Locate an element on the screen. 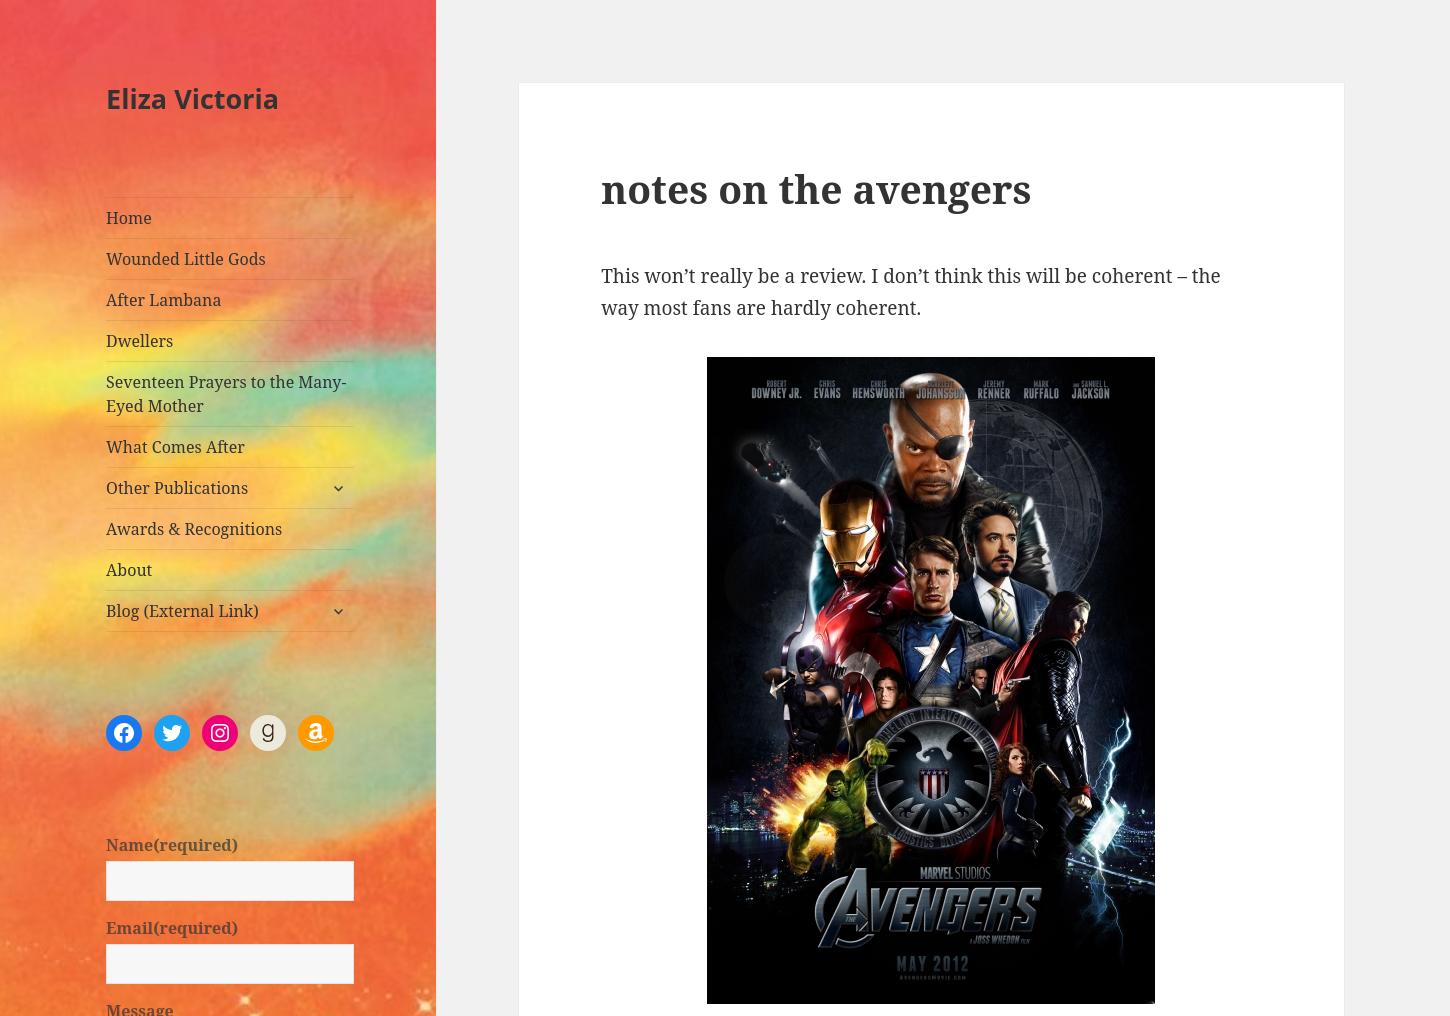 This screenshot has height=1016, width=1450. 'This won’t really be a review. I don’t think this will be coherent – the way most fans are hardly coherent.' is located at coordinates (601, 290).